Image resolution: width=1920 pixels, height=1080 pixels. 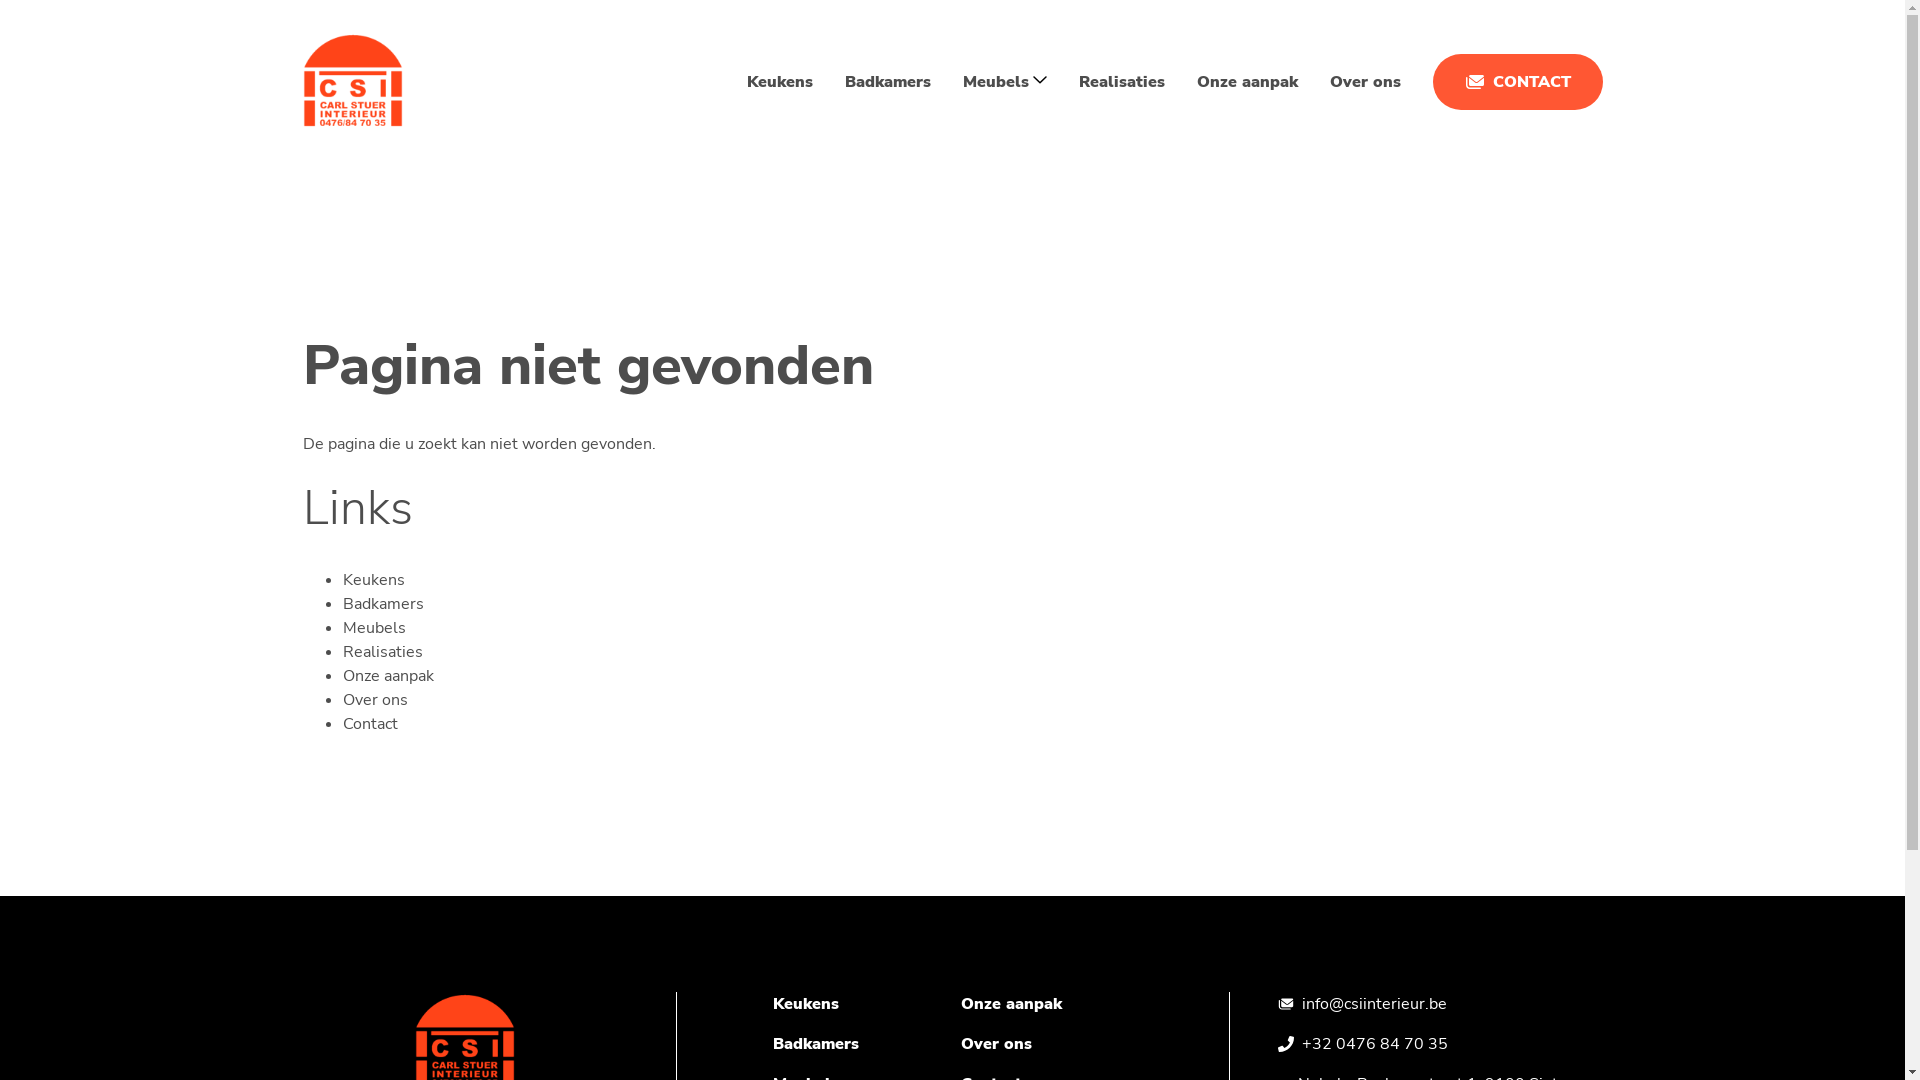 I want to click on 'Keukens', so click(x=777, y=80).